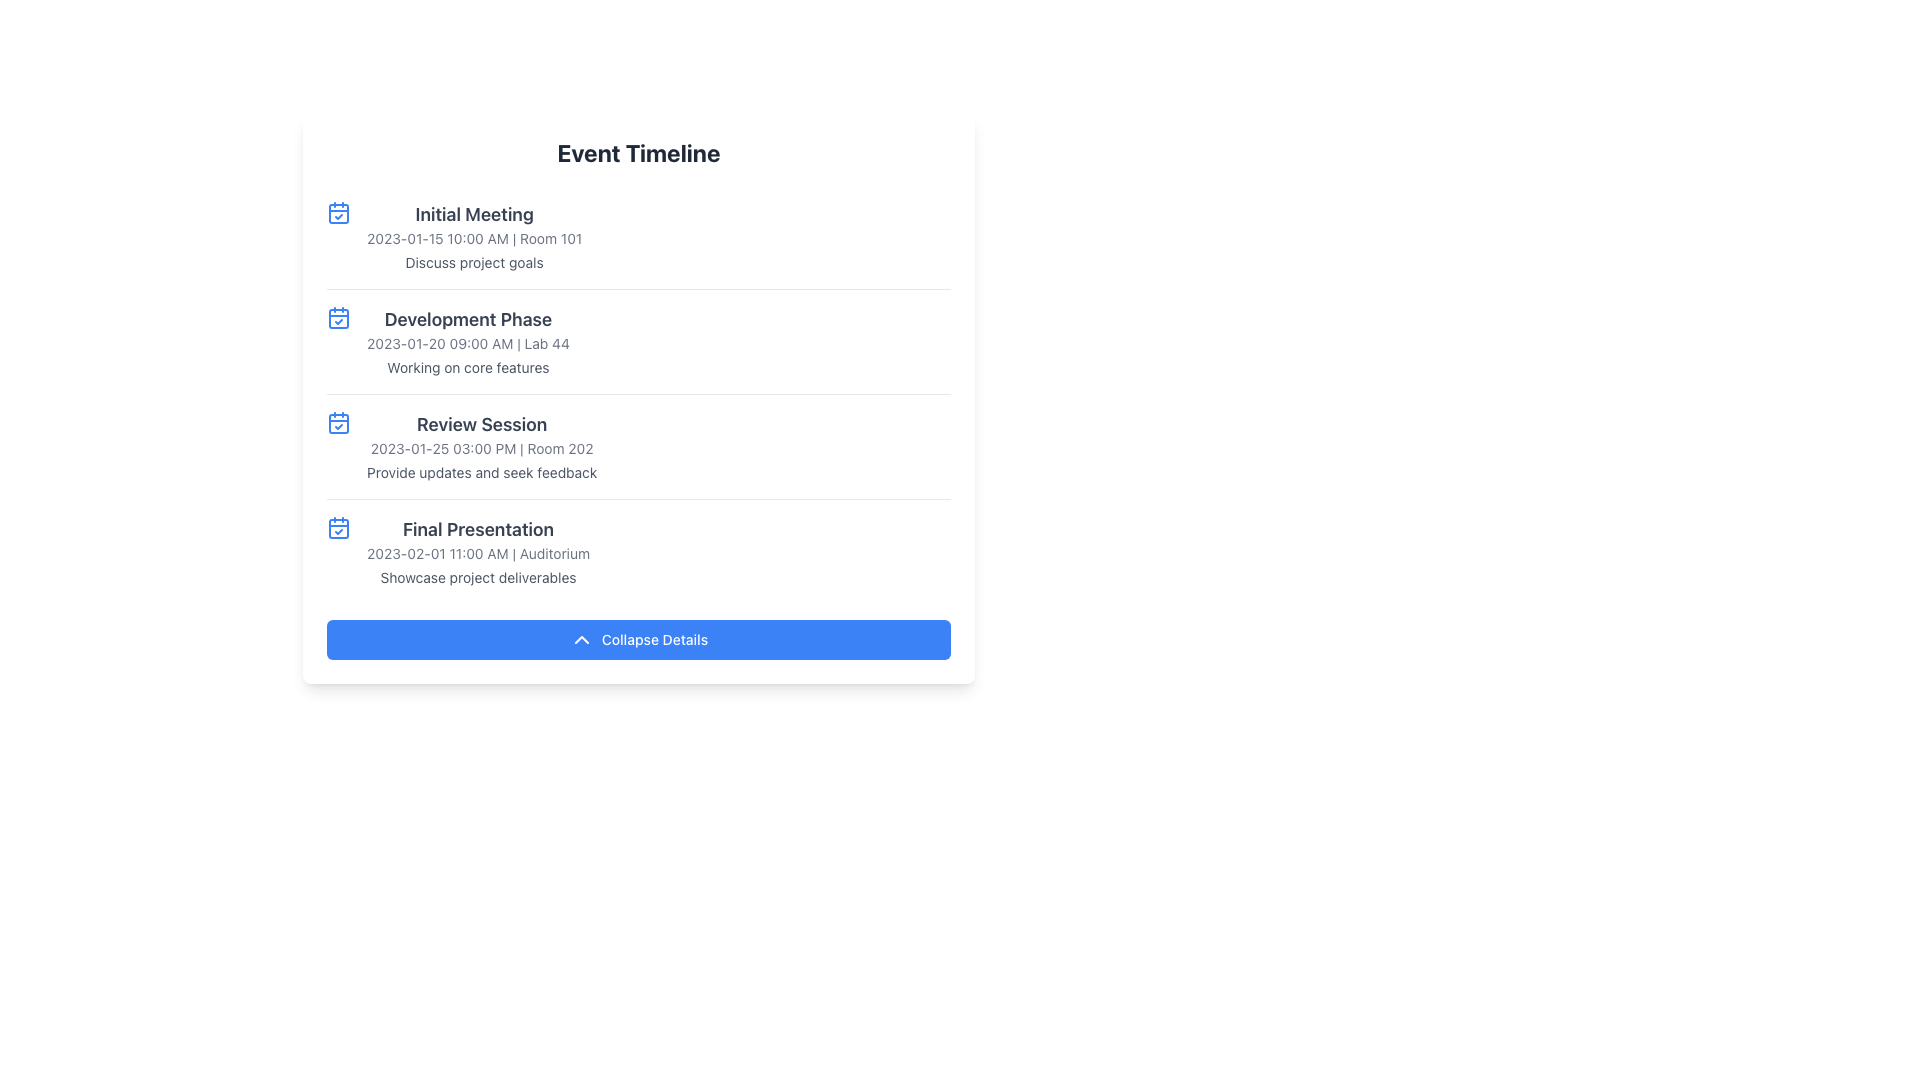 This screenshot has height=1080, width=1920. I want to click on the List item displaying event details for 'Review Session', which is the third item in the 'Event Timeline' section, so click(637, 445).